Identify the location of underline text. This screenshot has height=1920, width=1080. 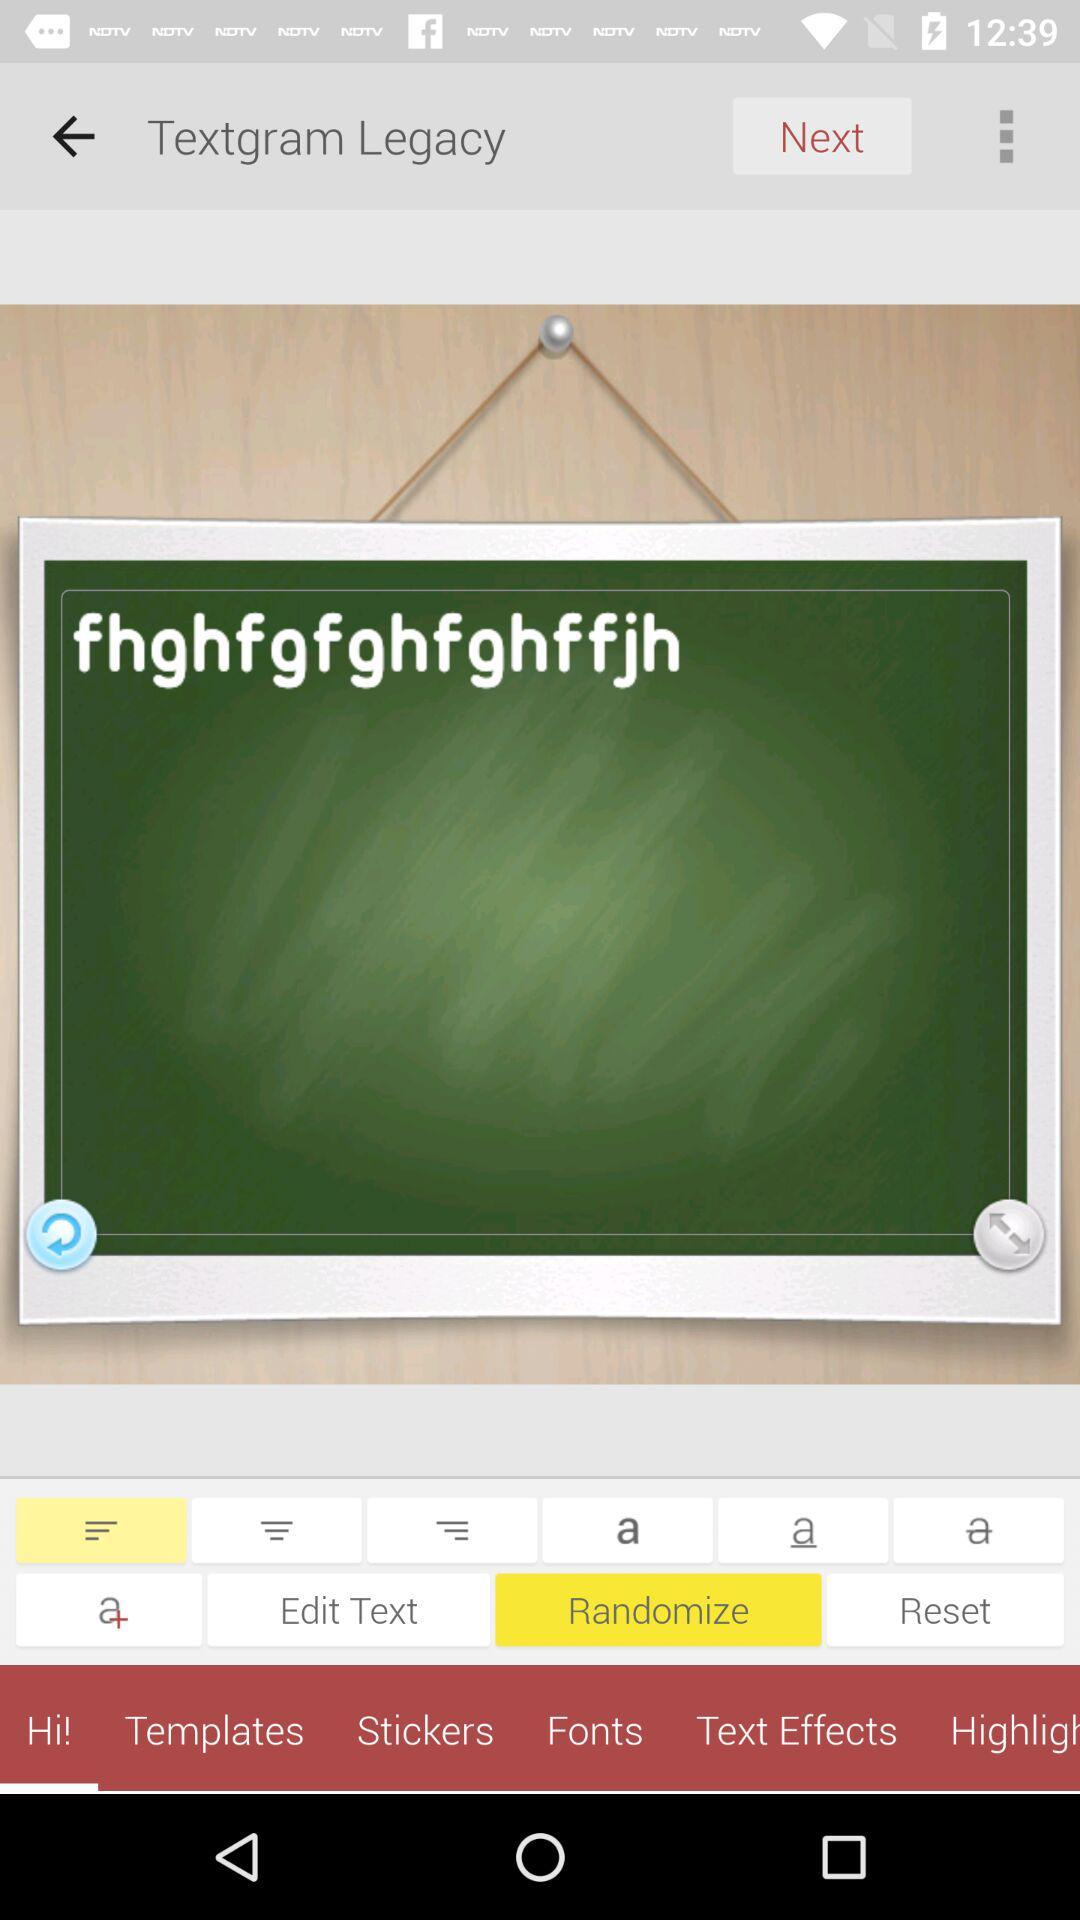
(802, 1529).